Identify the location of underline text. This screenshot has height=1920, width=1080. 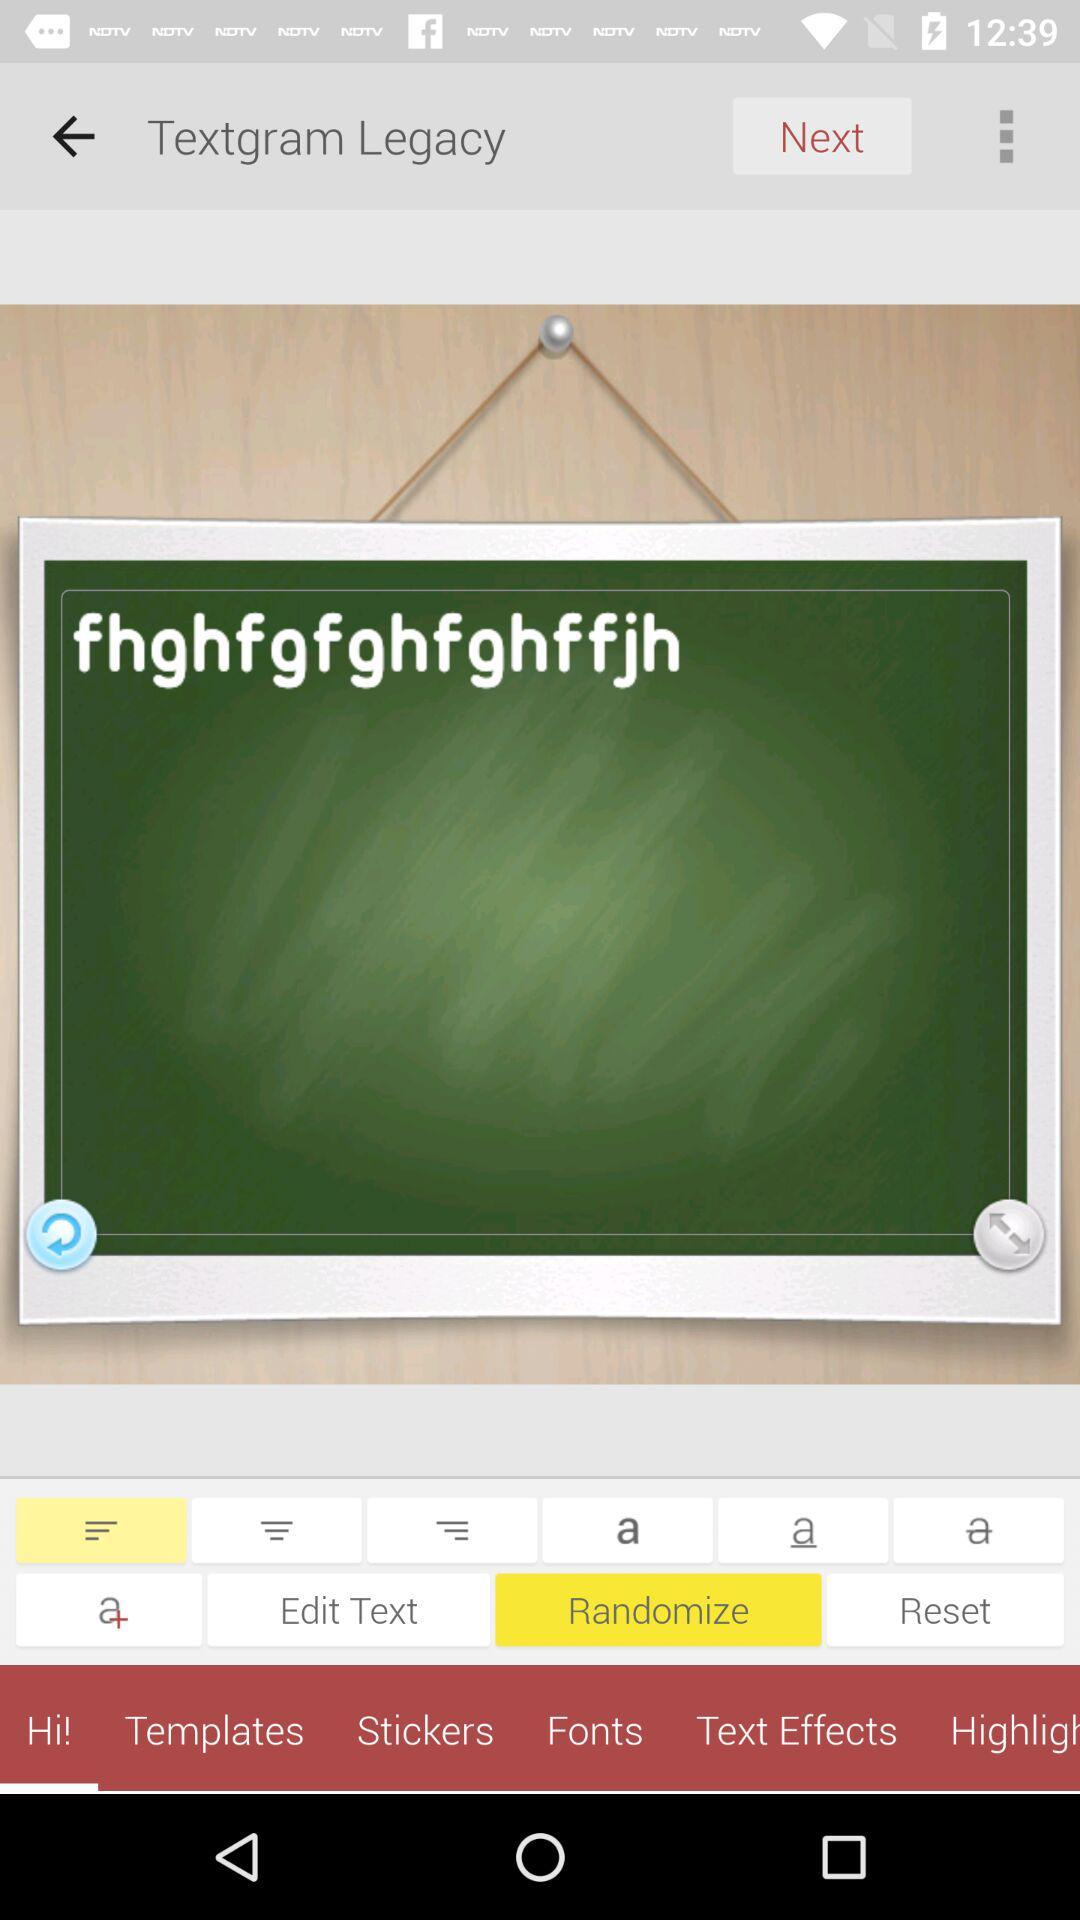
(802, 1529).